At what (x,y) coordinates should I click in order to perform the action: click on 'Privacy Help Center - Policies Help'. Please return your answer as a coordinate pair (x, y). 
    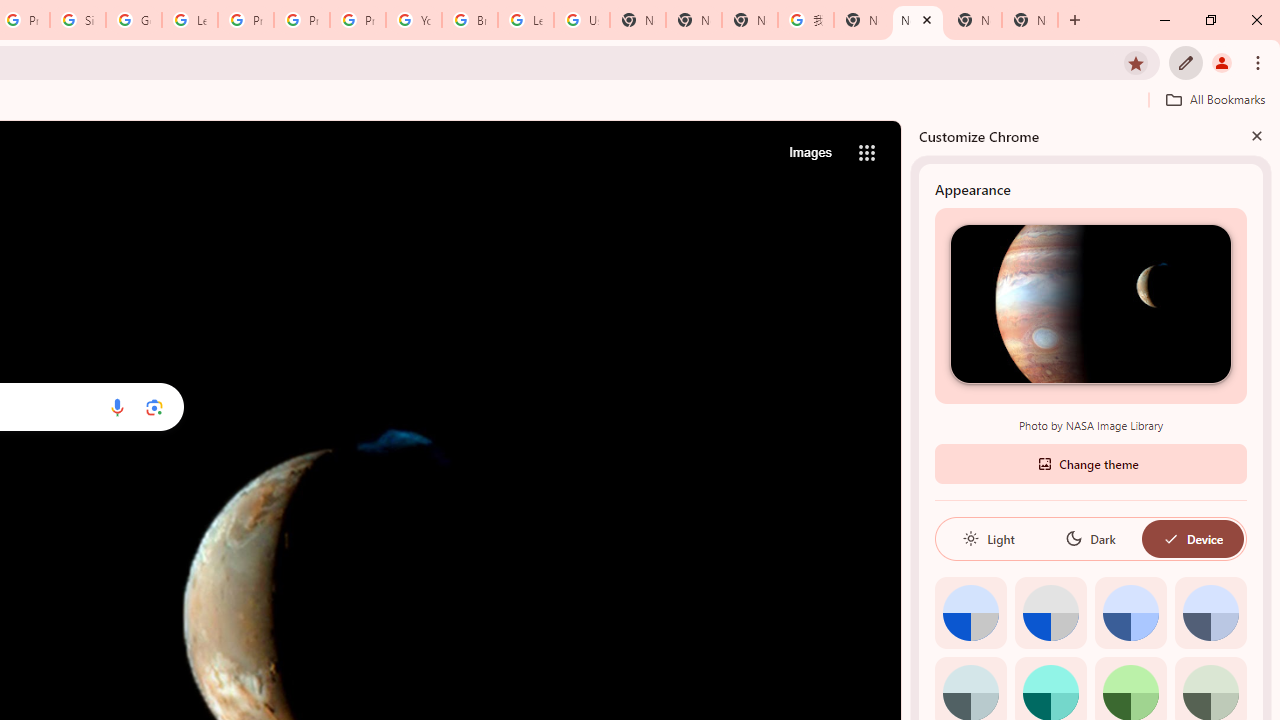
    Looking at the image, I should click on (301, 20).